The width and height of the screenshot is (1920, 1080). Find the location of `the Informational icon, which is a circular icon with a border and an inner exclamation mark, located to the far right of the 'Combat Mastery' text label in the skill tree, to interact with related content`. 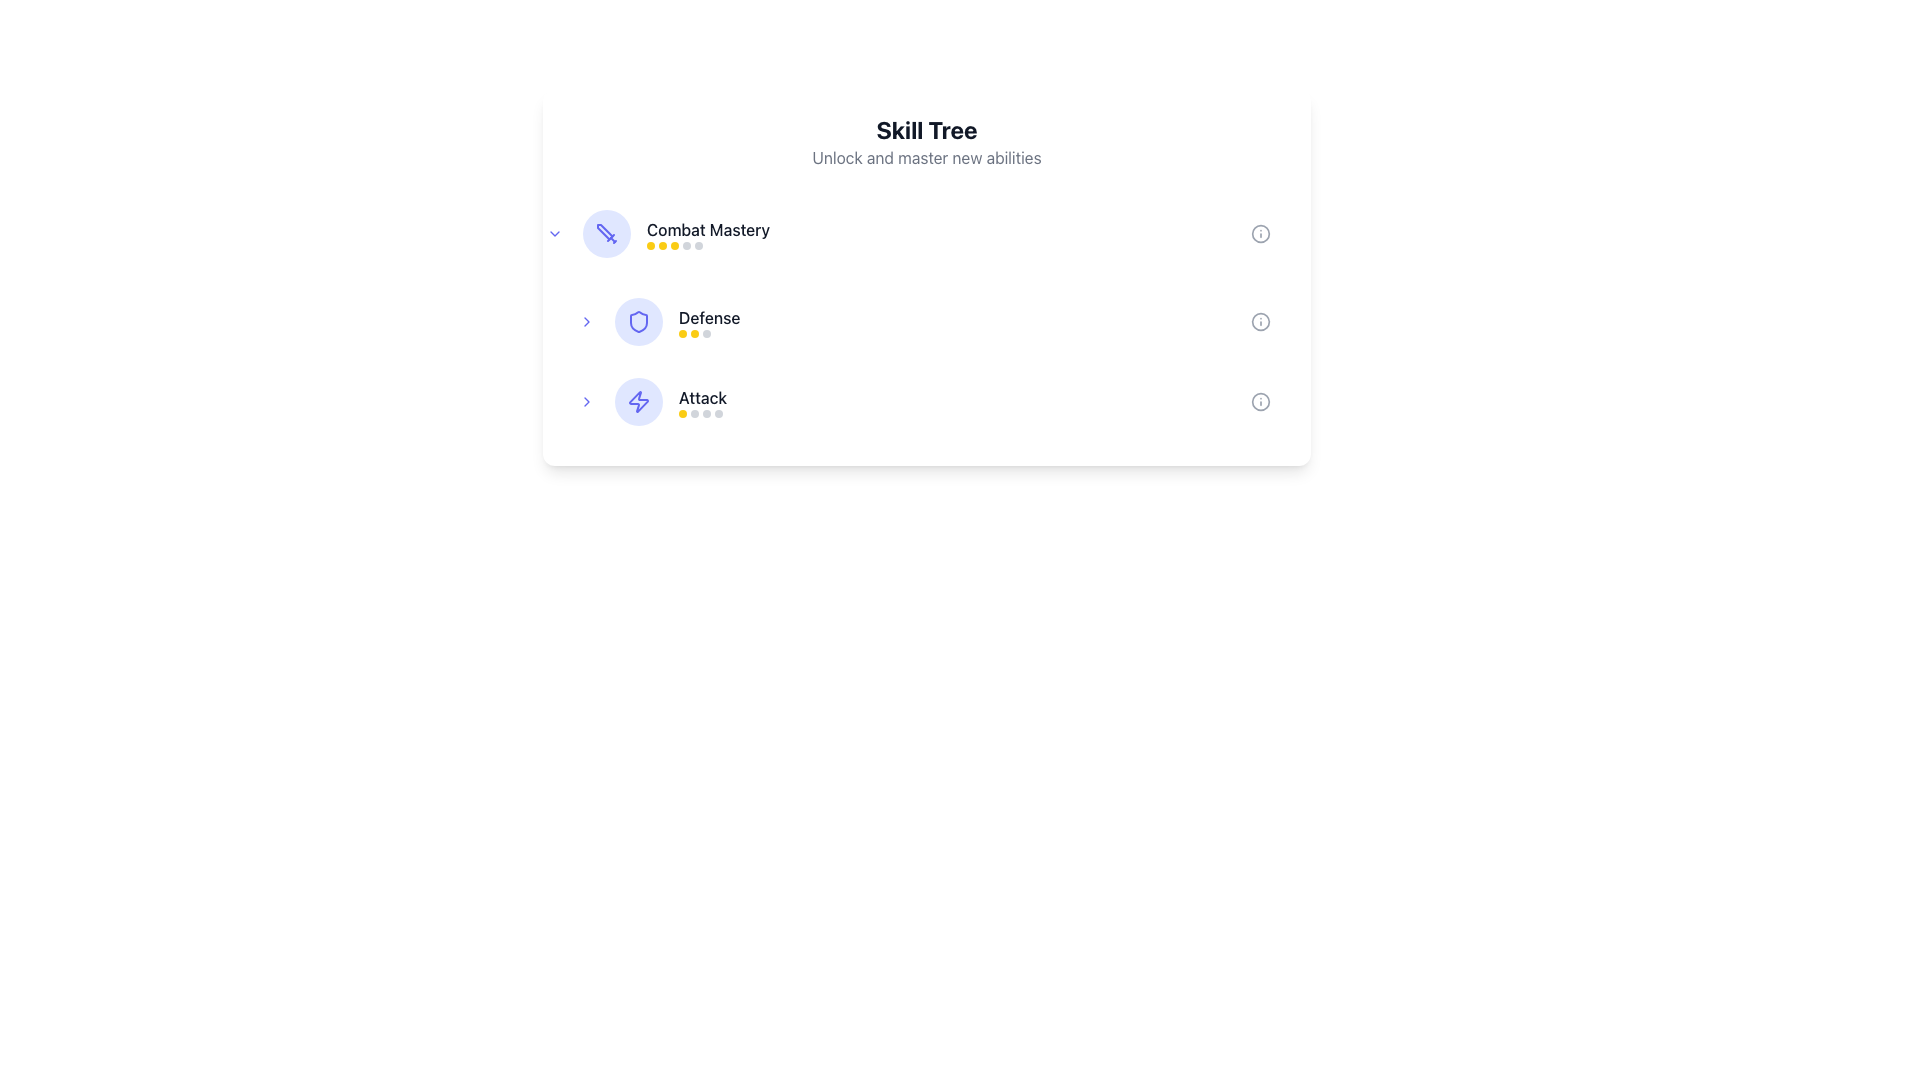

the Informational icon, which is a circular icon with a border and an inner exclamation mark, located to the far right of the 'Combat Mastery' text label in the skill tree, to interact with related content is located at coordinates (1260, 233).